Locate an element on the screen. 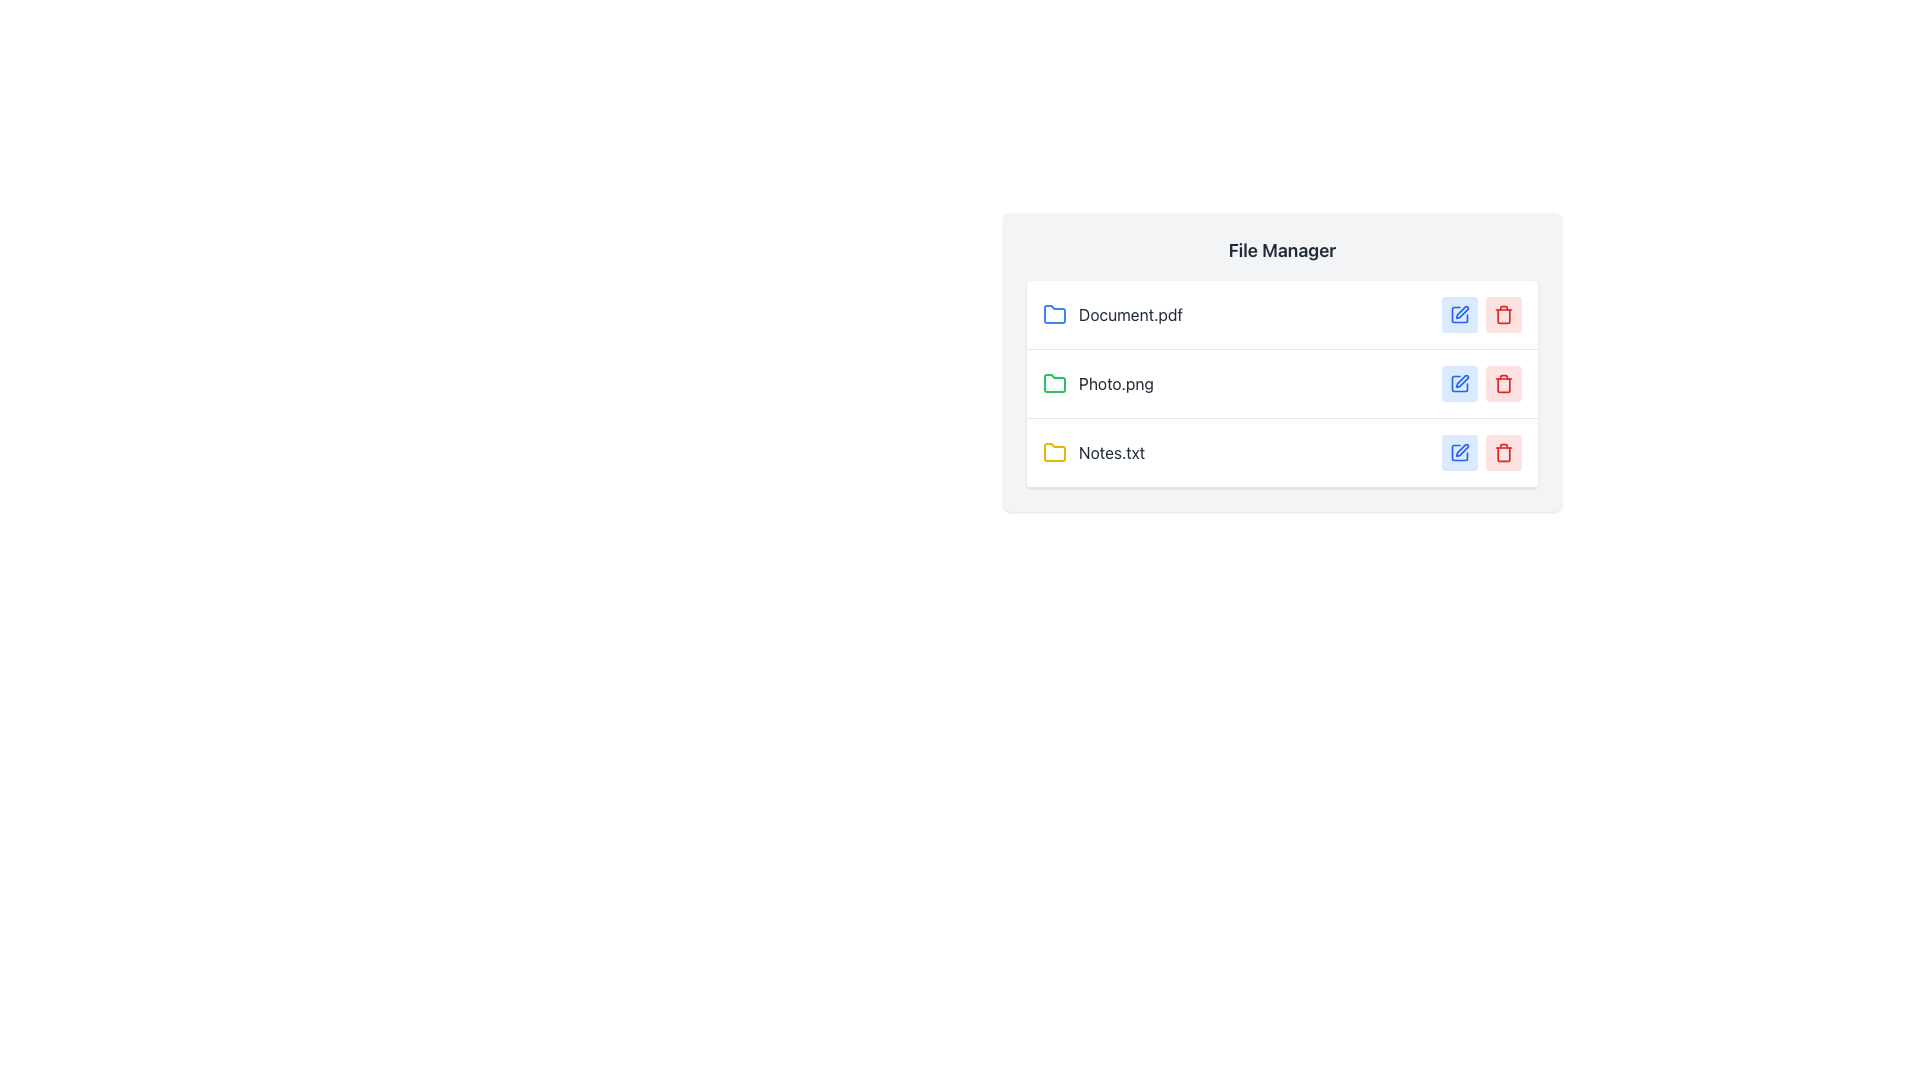 The width and height of the screenshot is (1920, 1080). the edit icon button located in the last row of the file manager list next to 'Notes.txt' is located at coordinates (1459, 452).